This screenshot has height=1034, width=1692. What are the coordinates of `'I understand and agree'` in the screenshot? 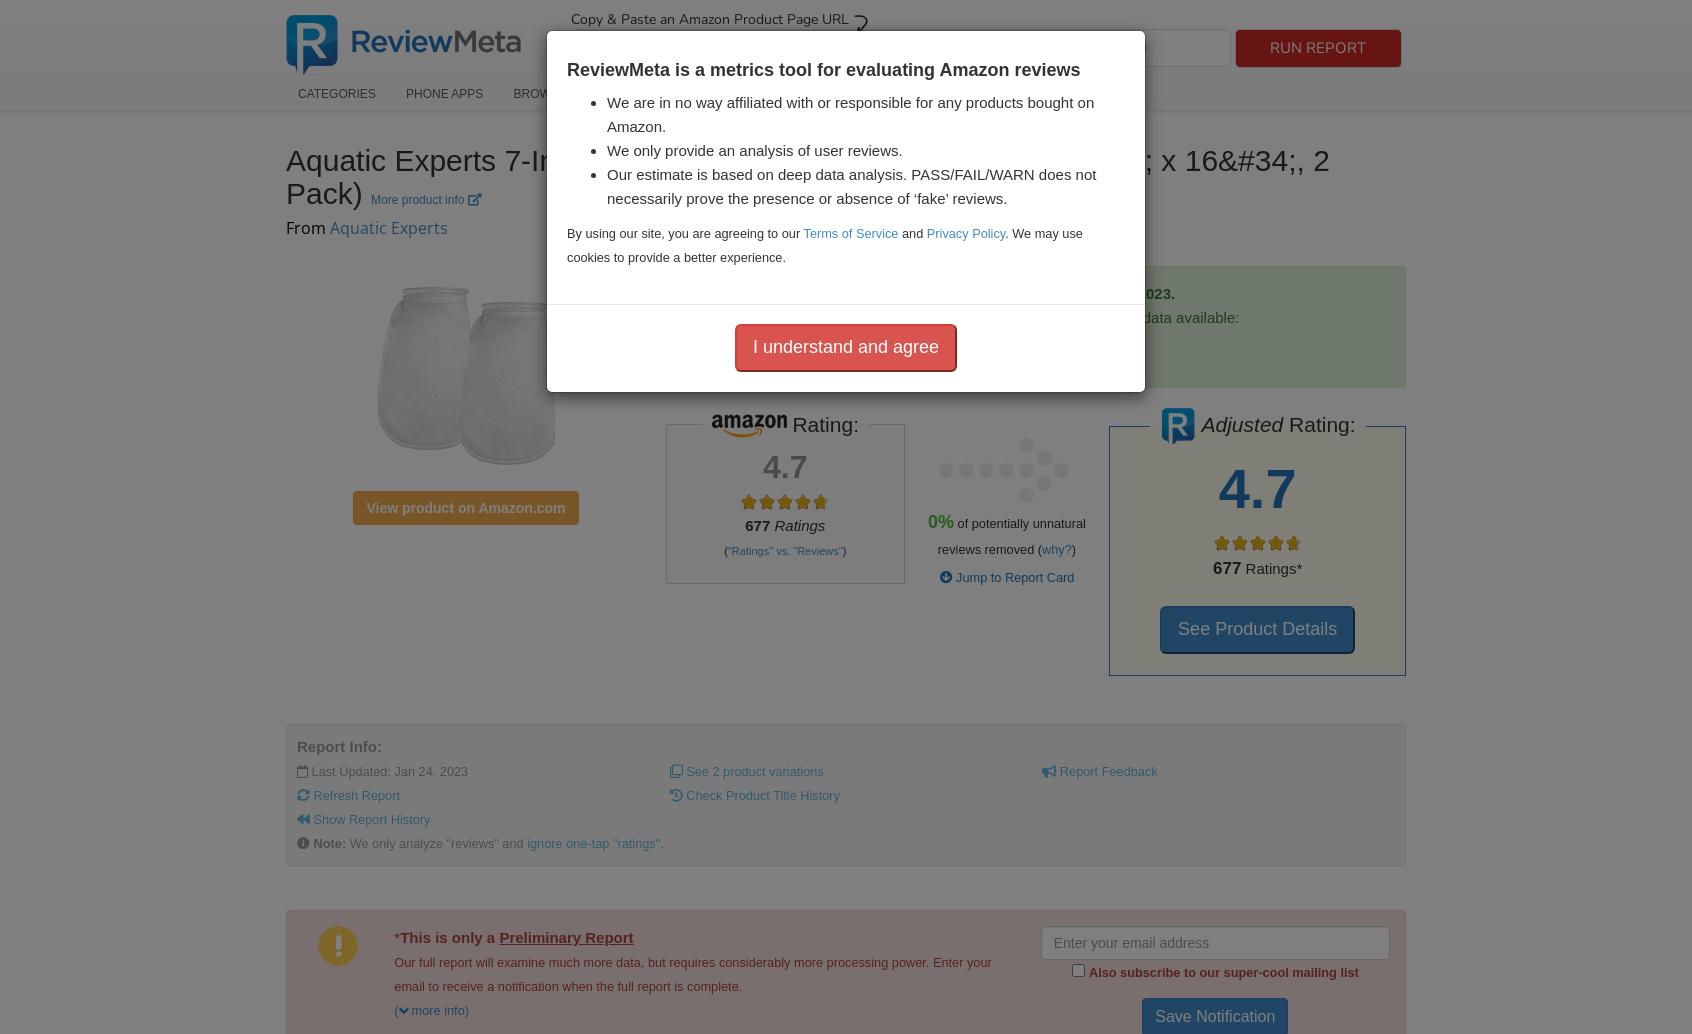 It's located at (750, 344).